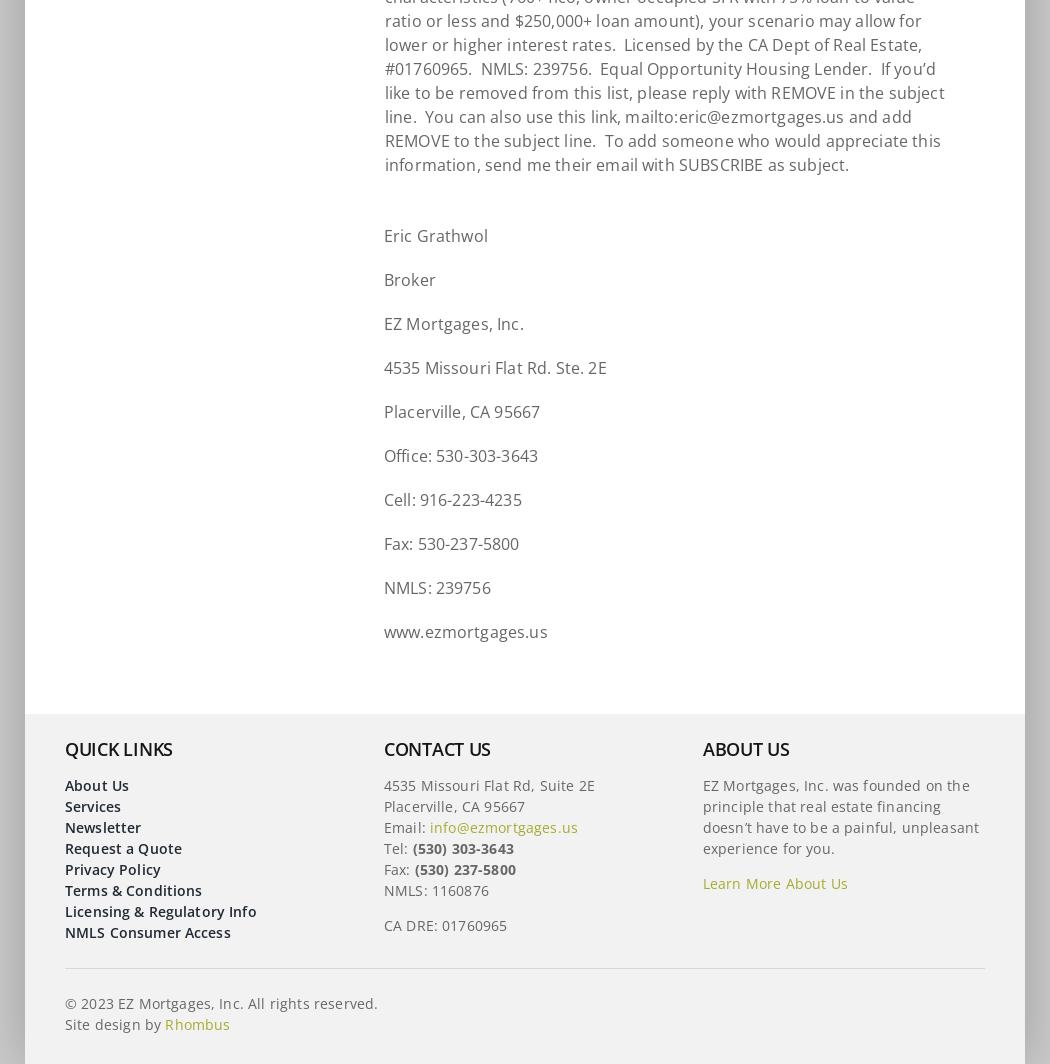  Describe the element at coordinates (406, 827) in the screenshot. I see `'Email:'` at that location.